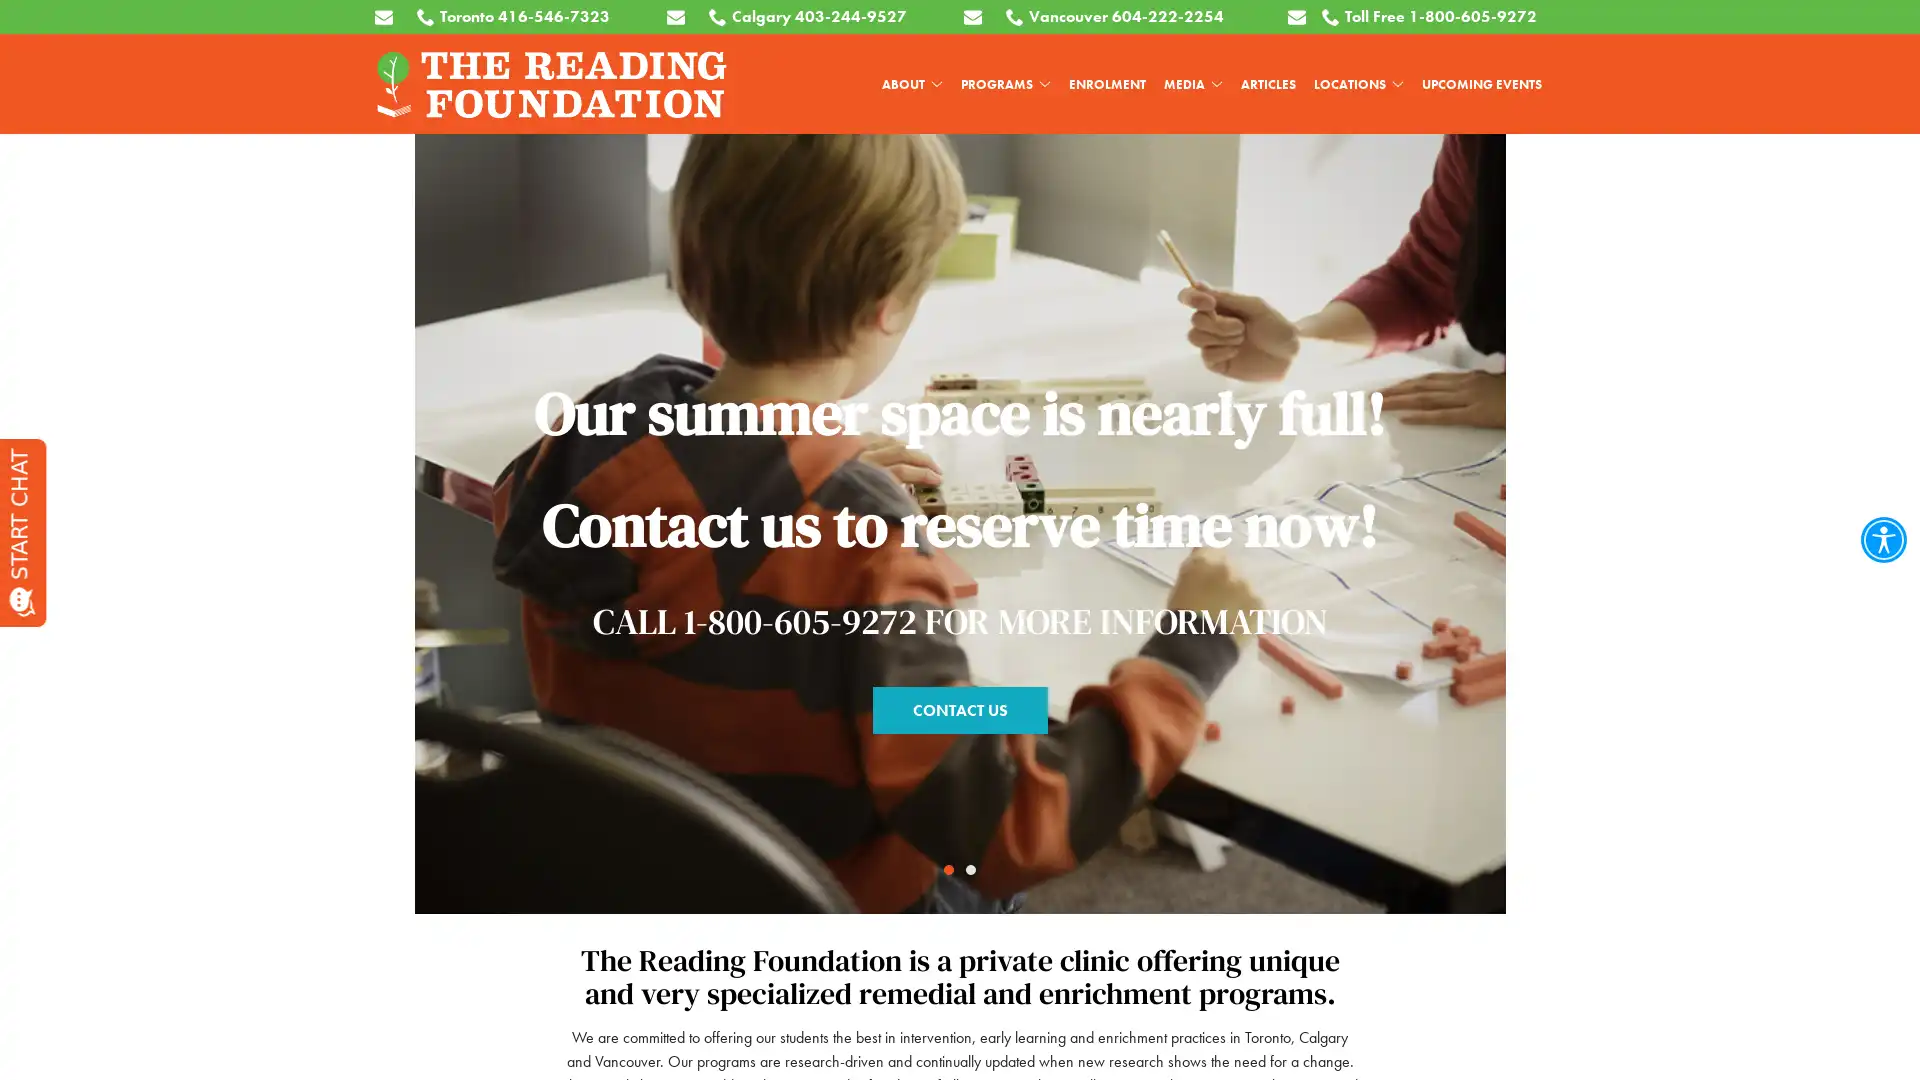 This screenshot has height=1080, width=1920. I want to click on Previous, so click(56, 353).